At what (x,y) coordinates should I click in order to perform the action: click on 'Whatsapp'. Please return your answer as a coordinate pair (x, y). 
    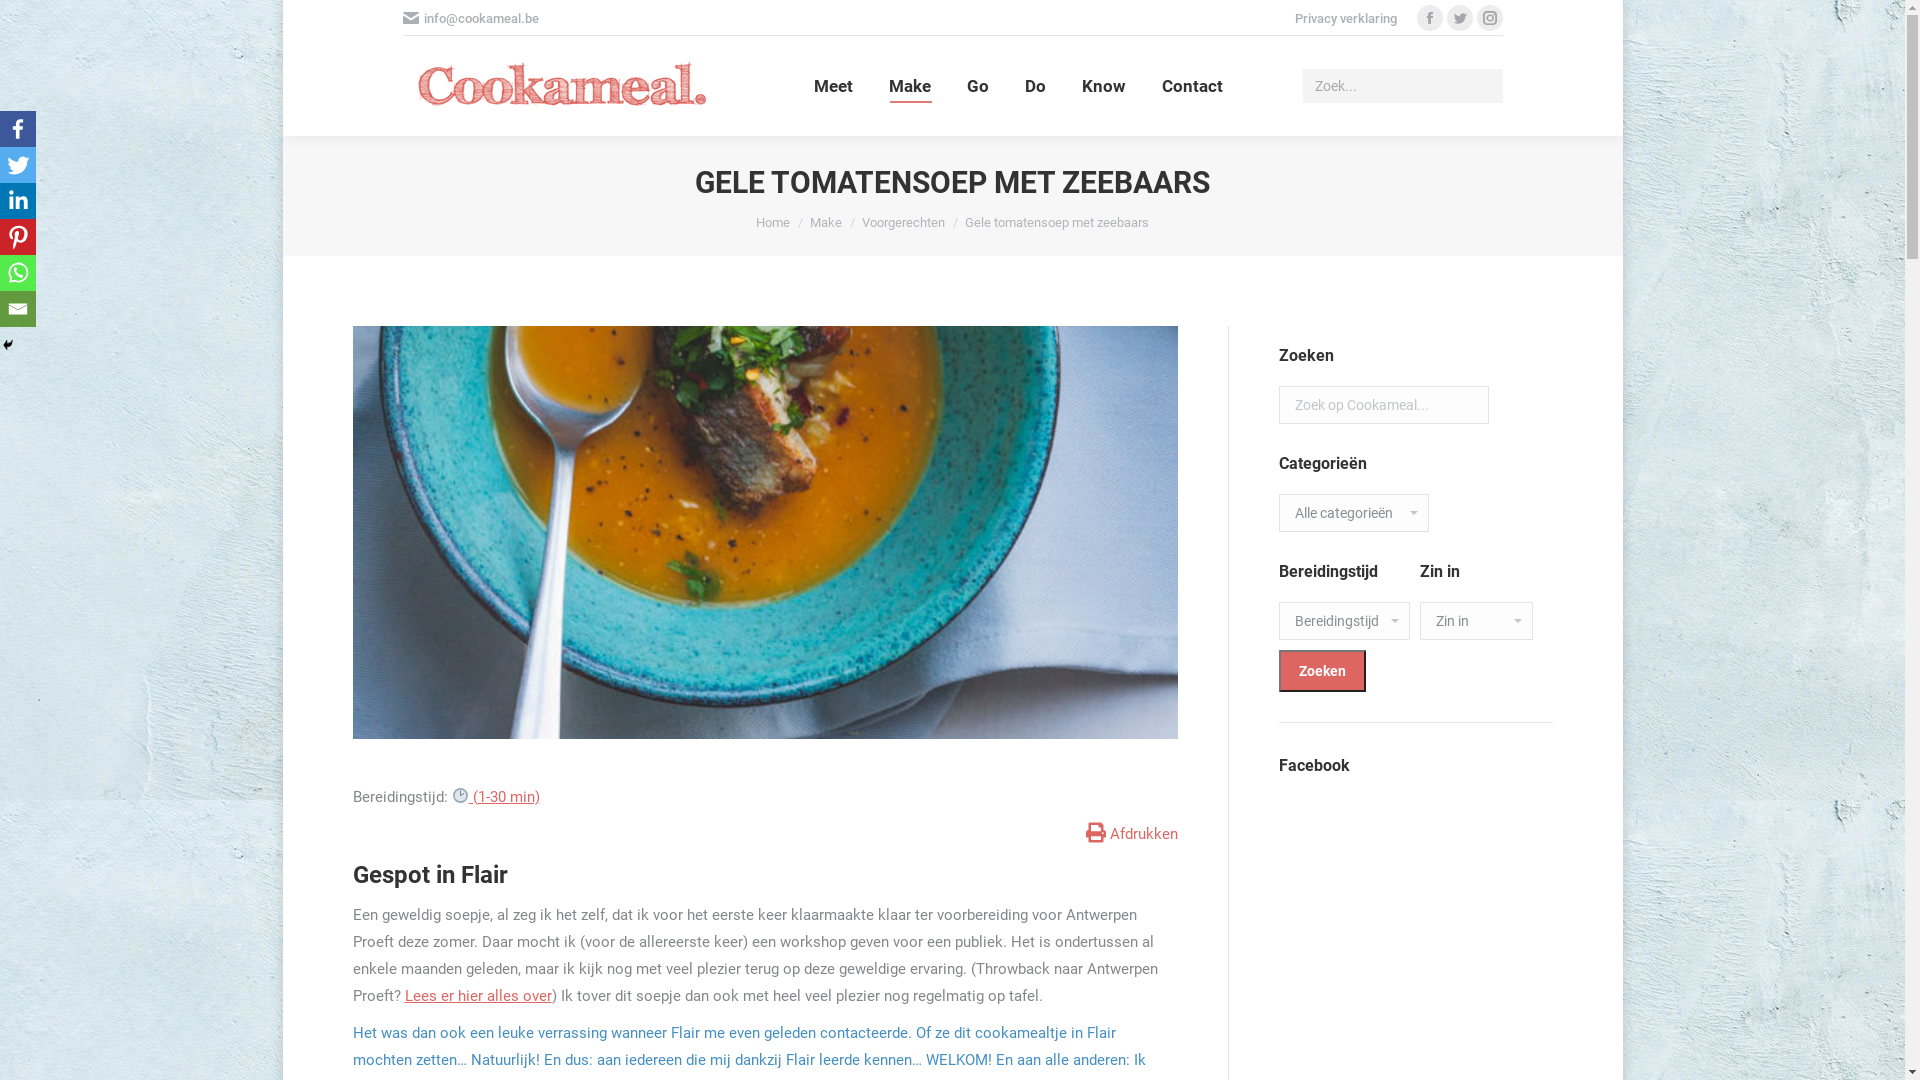
    Looking at the image, I should click on (18, 273).